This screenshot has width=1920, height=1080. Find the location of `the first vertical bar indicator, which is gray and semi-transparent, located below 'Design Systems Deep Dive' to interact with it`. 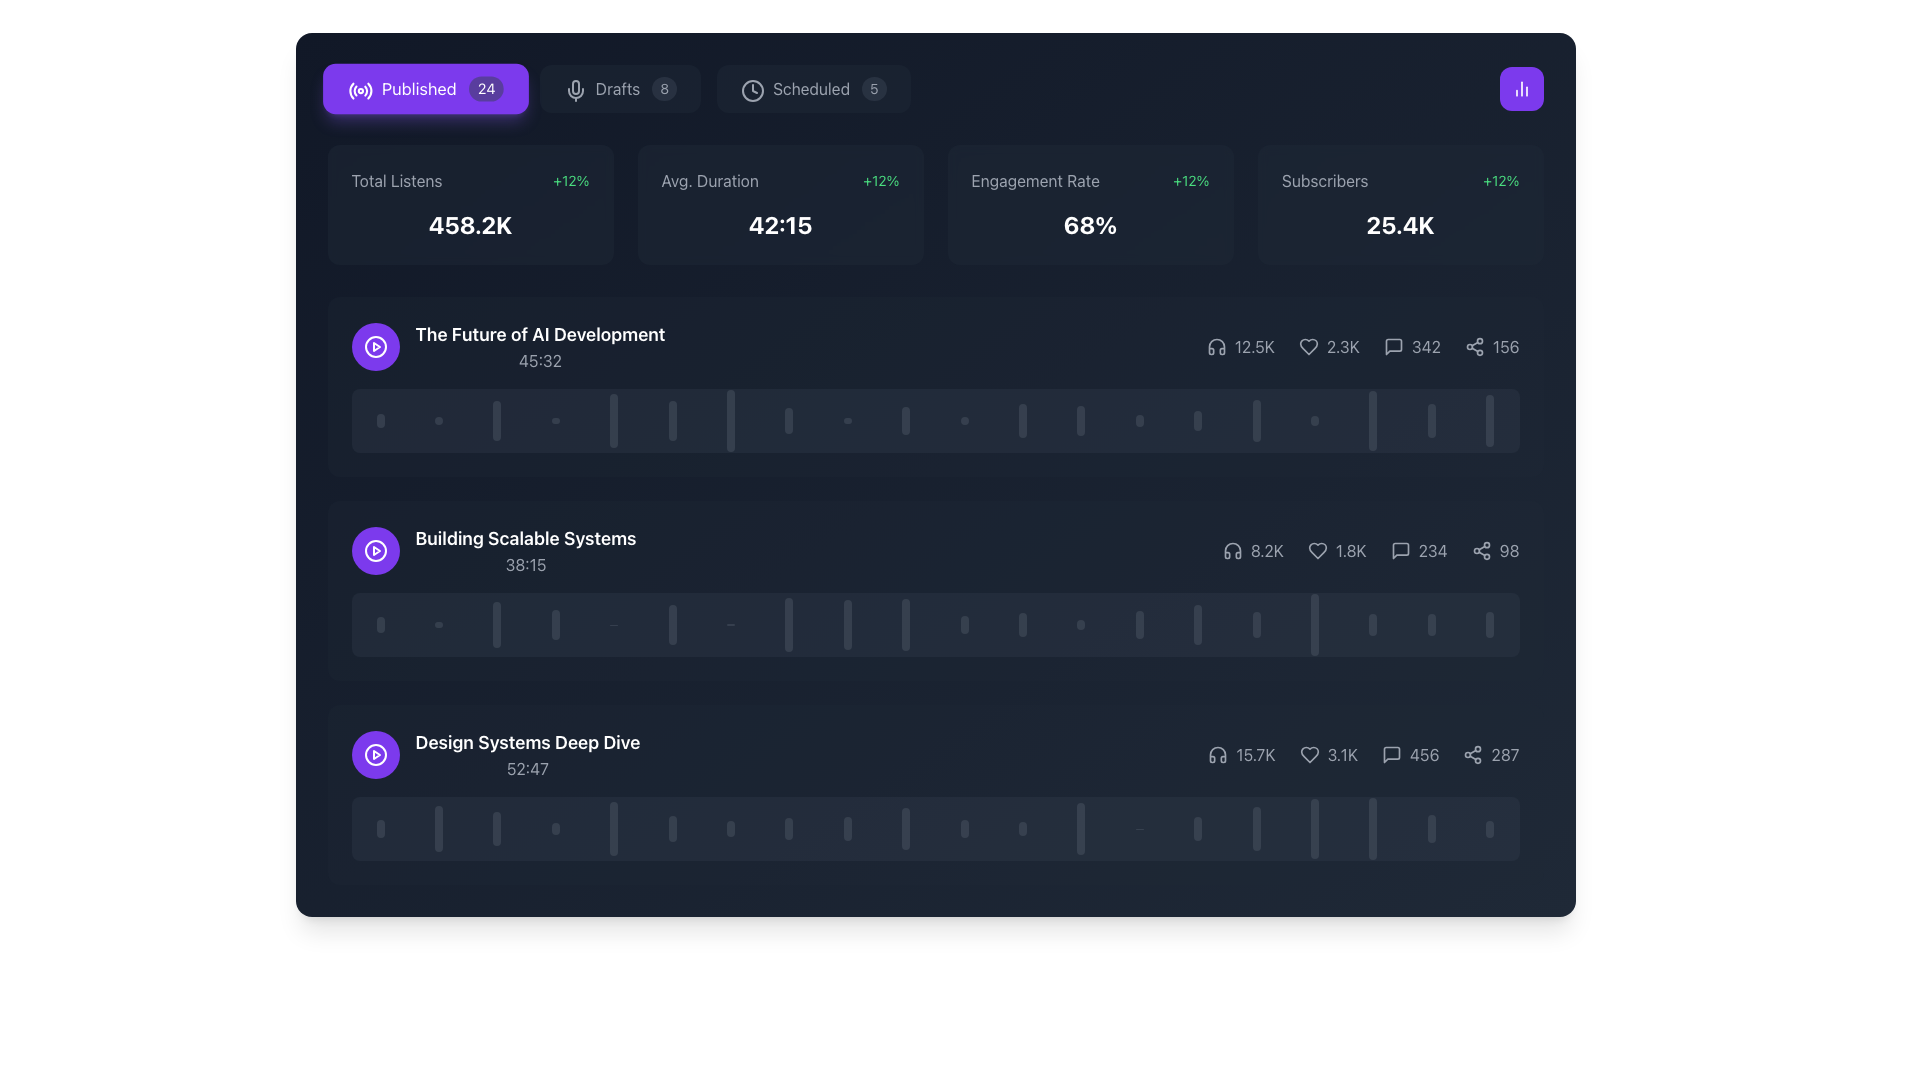

the first vertical bar indicator, which is gray and semi-transparent, located below 'Design Systems Deep Dive' to interact with it is located at coordinates (380, 829).